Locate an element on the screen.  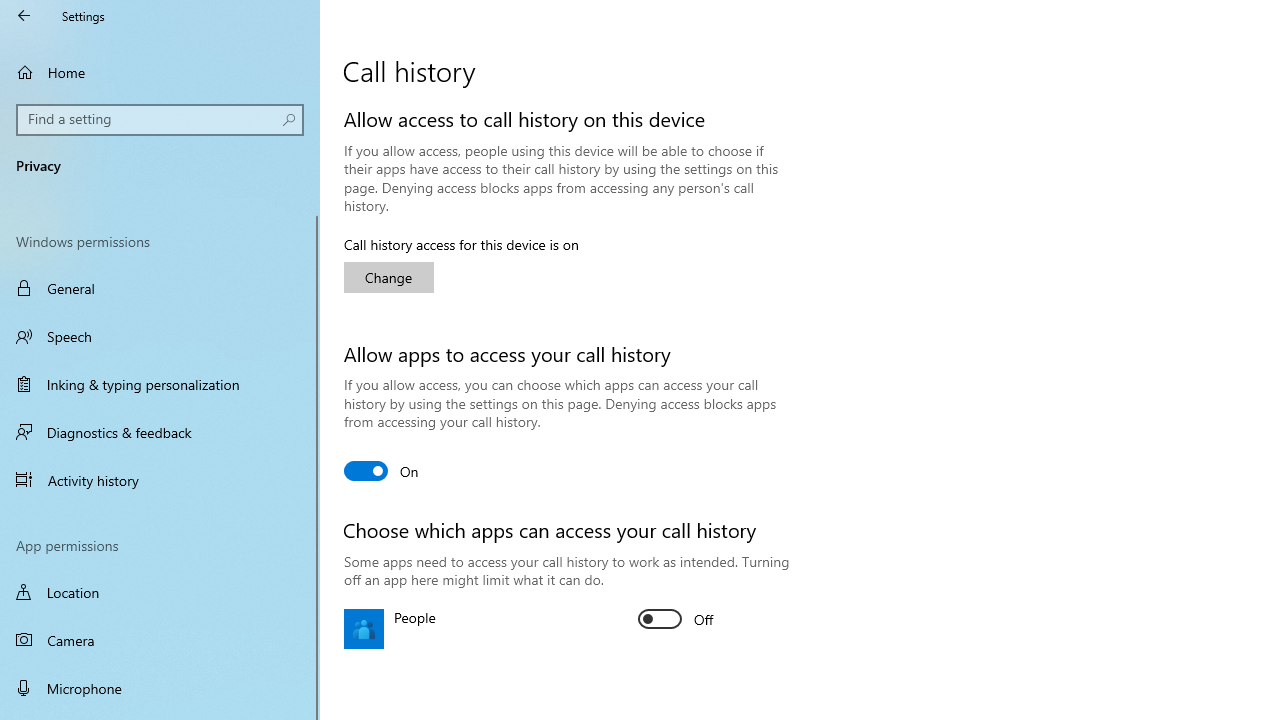
'Camera' is located at coordinates (160, 640).